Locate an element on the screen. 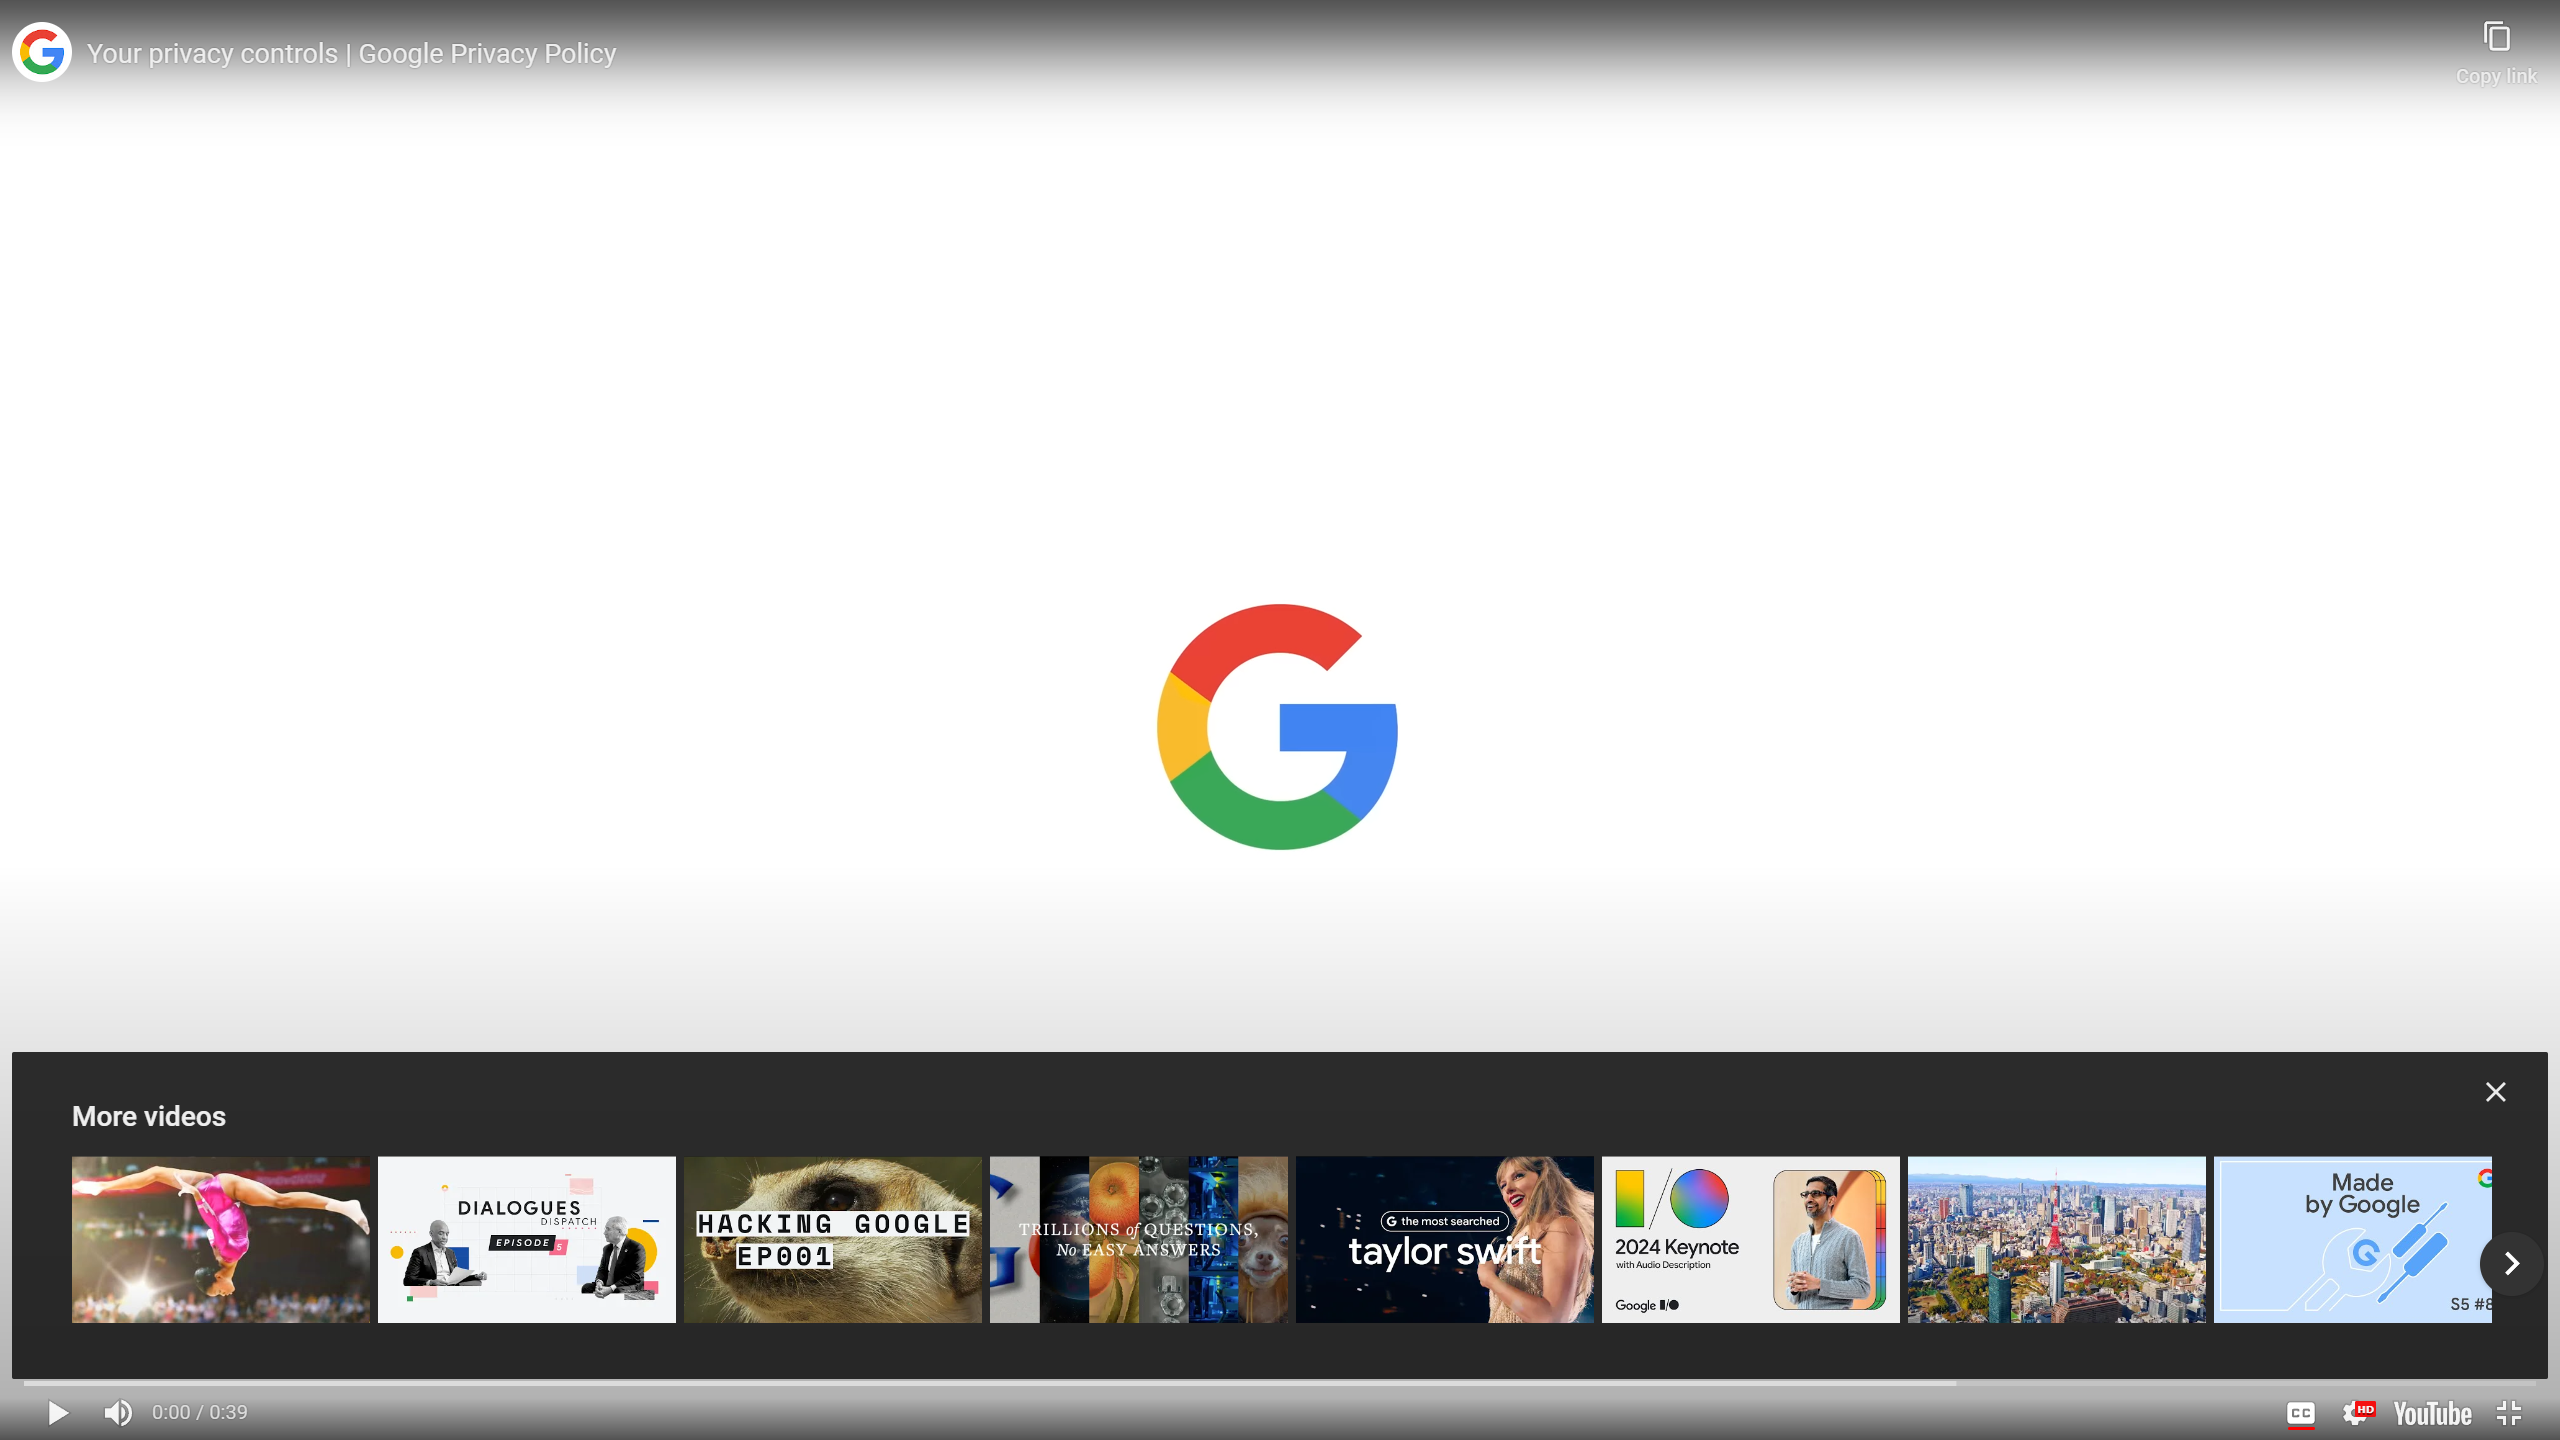 This screenshot has height=1440, width=2560. 'Exit full screen (f)' is located at coordinates (2510, 1412).